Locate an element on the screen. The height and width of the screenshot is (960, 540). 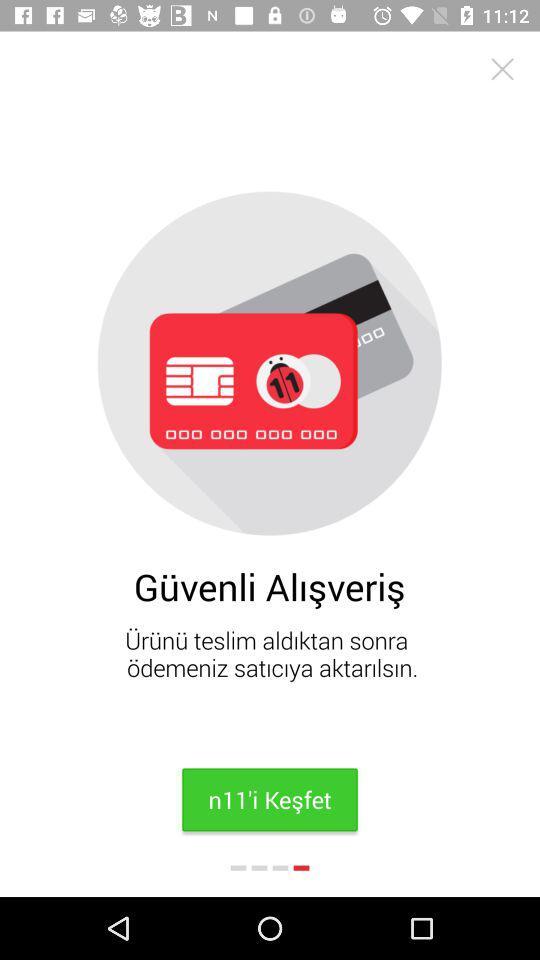
the icon at the top right corner is located at coordinates (501, 69).